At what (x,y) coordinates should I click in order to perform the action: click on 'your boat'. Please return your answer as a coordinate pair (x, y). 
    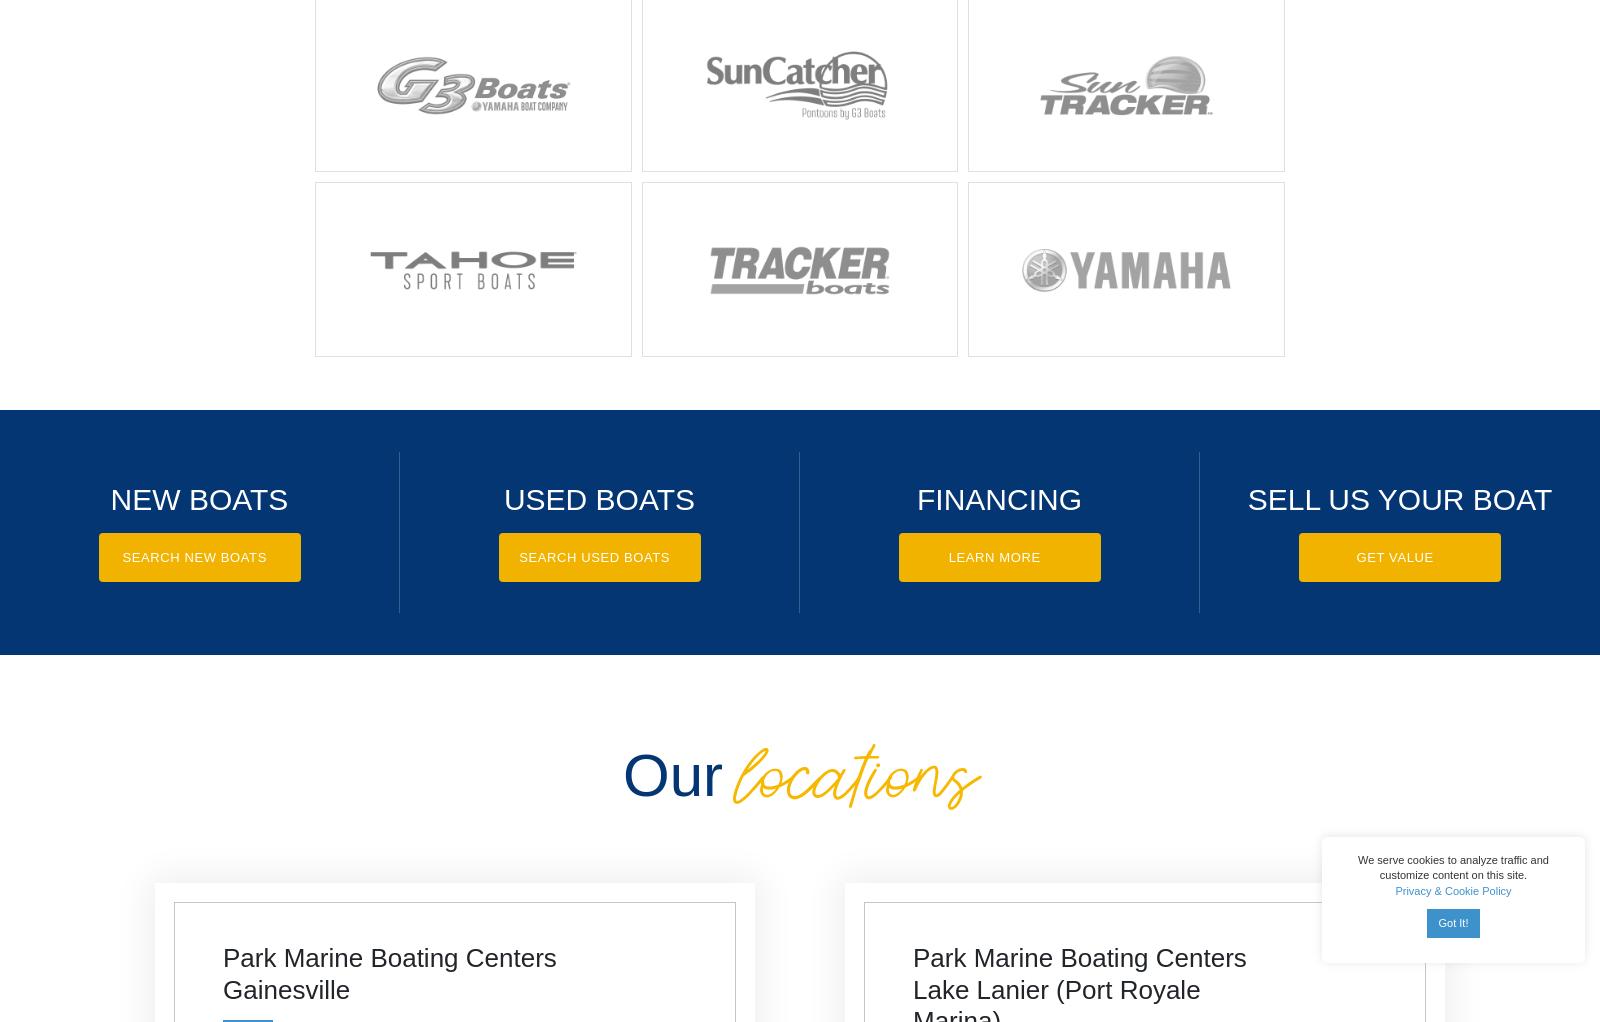
    Looking at the image, I should click on (1464, 498).